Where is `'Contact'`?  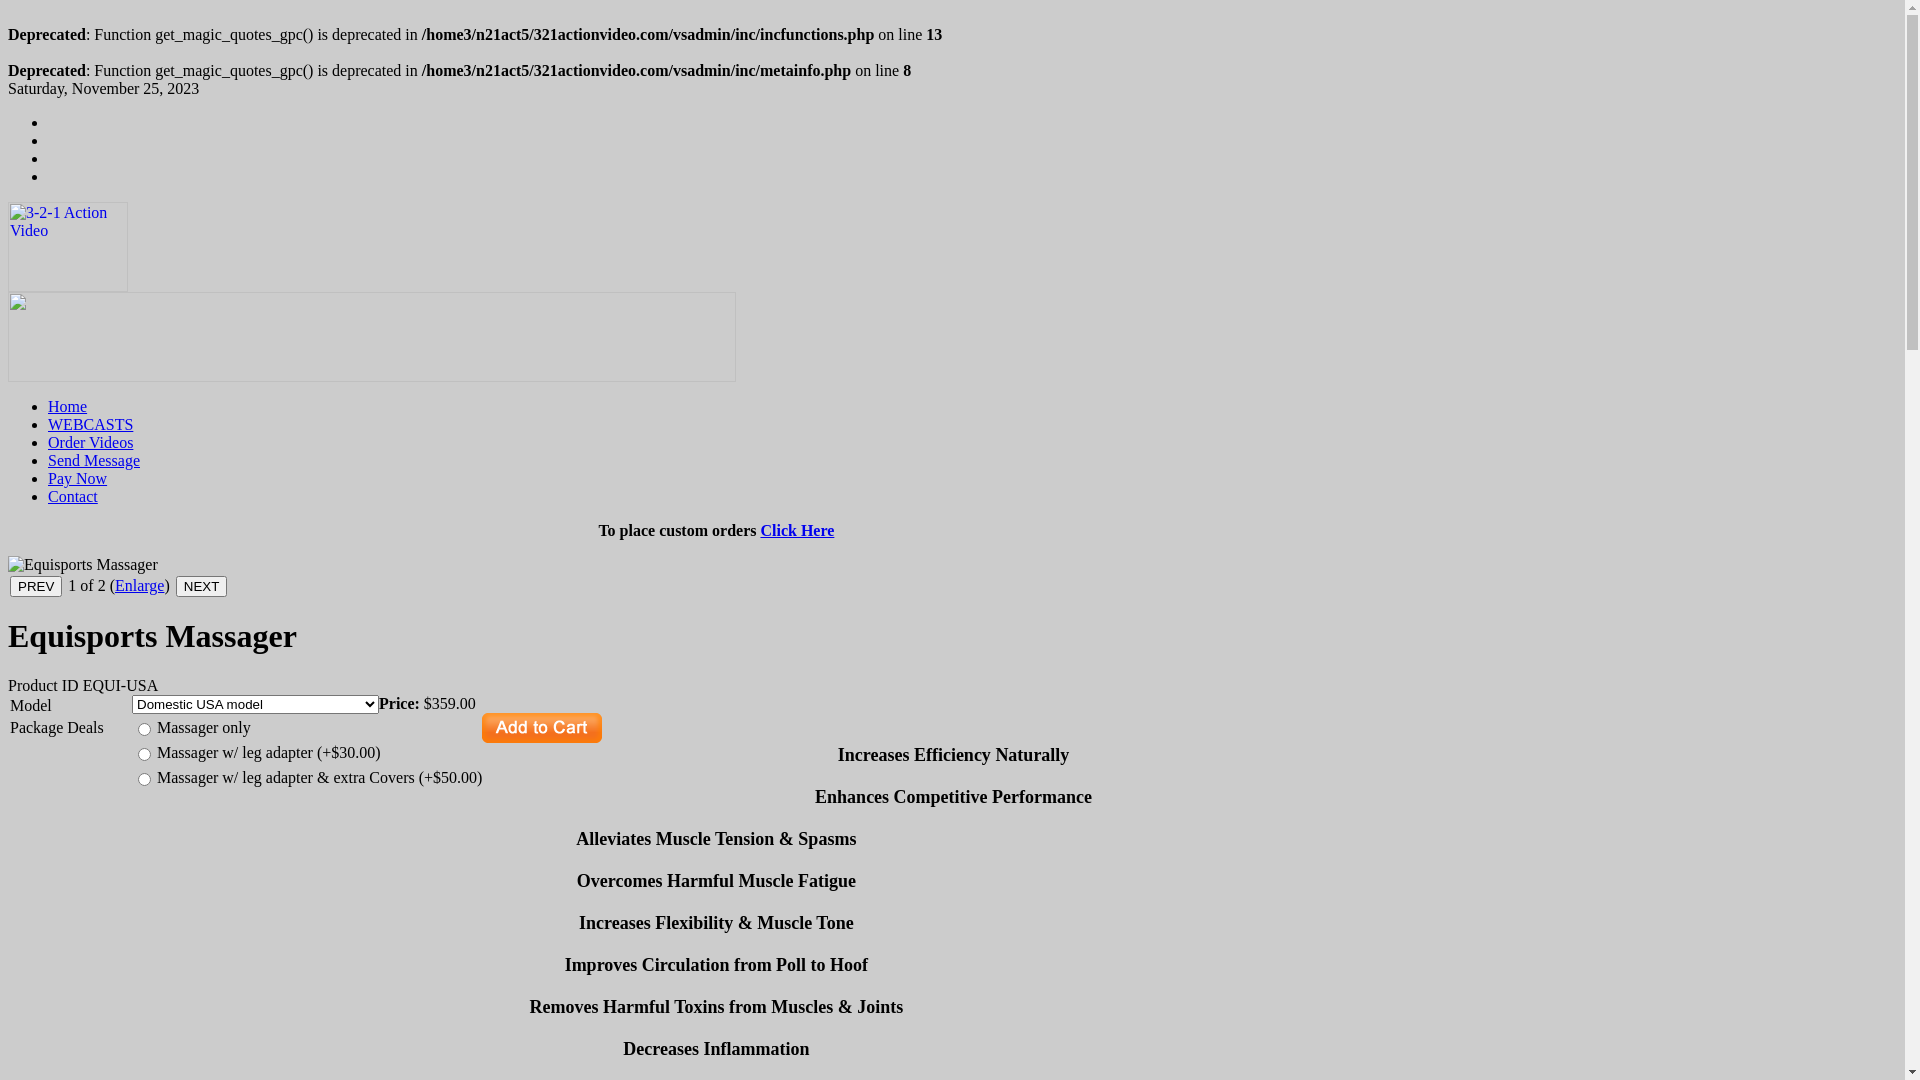 'Contact' is located at coordinates (48, 495).